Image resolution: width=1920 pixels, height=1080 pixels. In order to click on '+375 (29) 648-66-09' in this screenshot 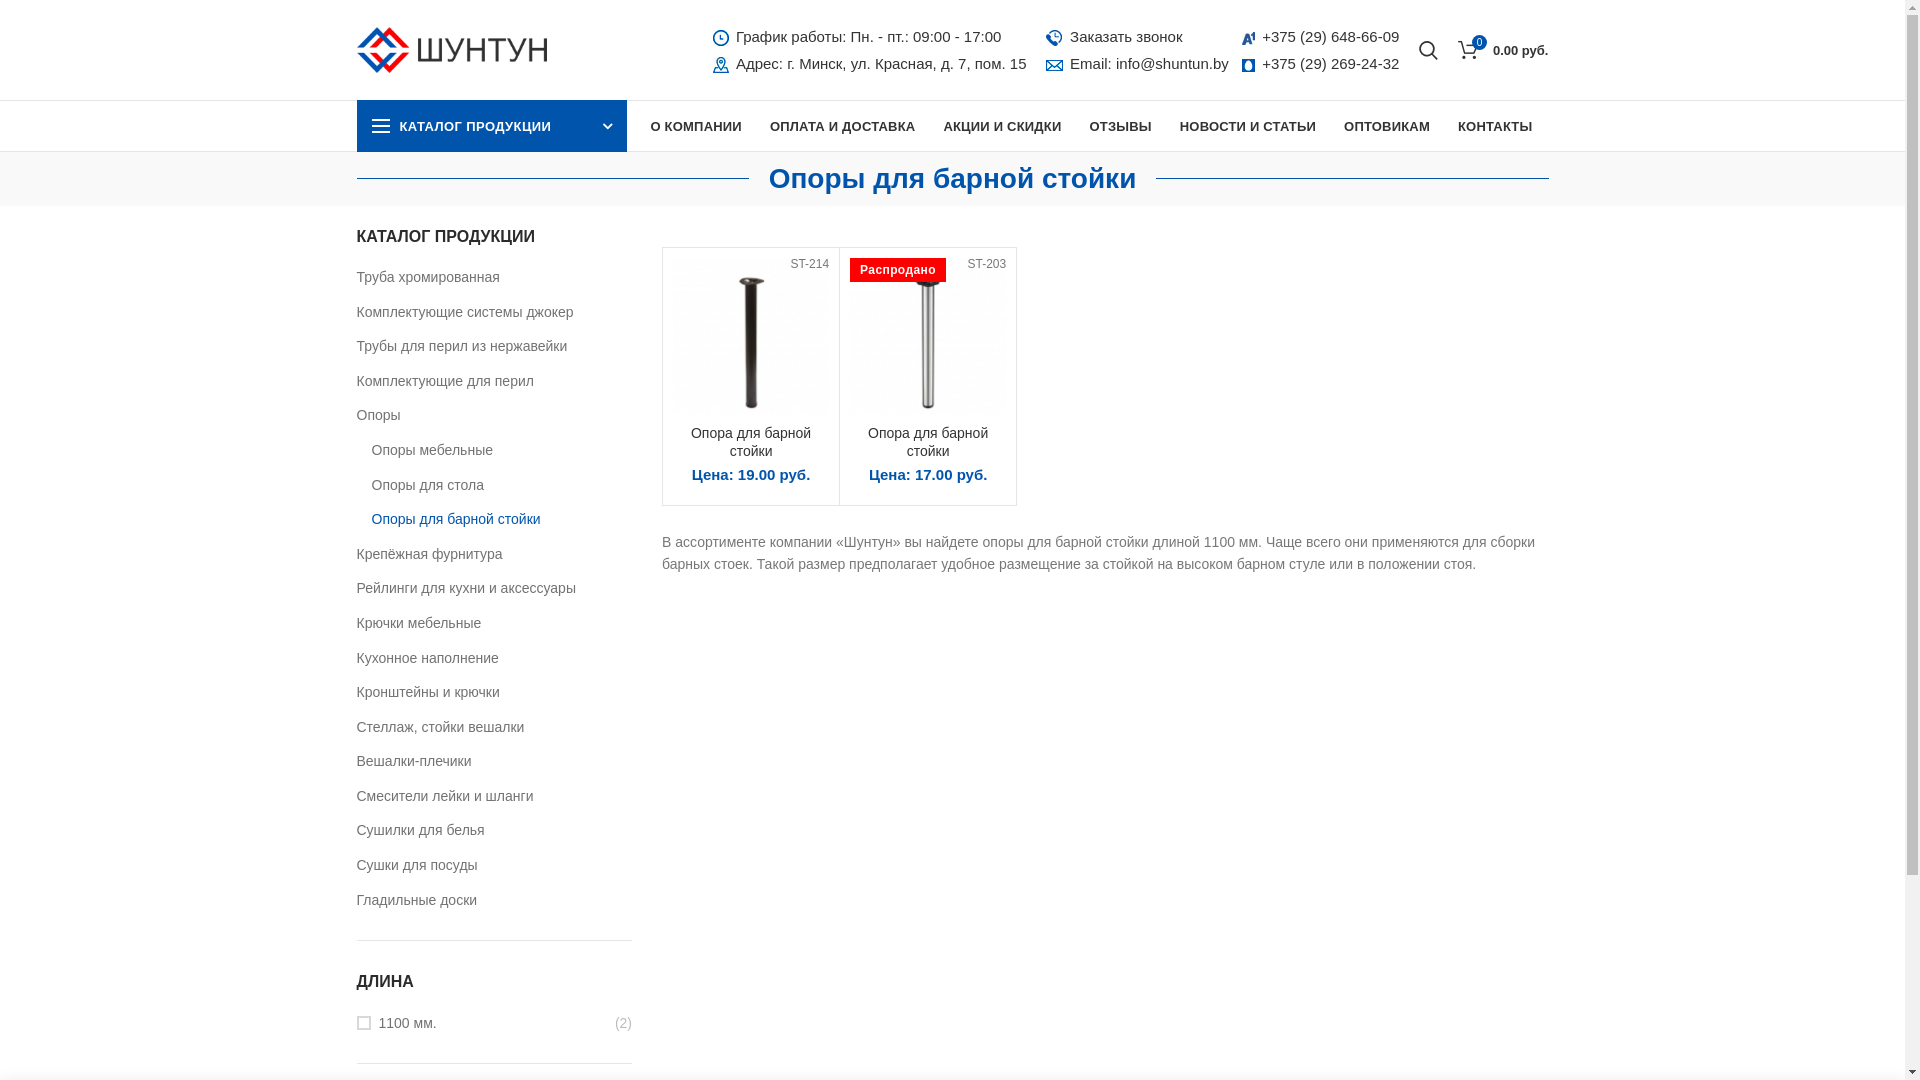, I will do `click(1330, 36)`.